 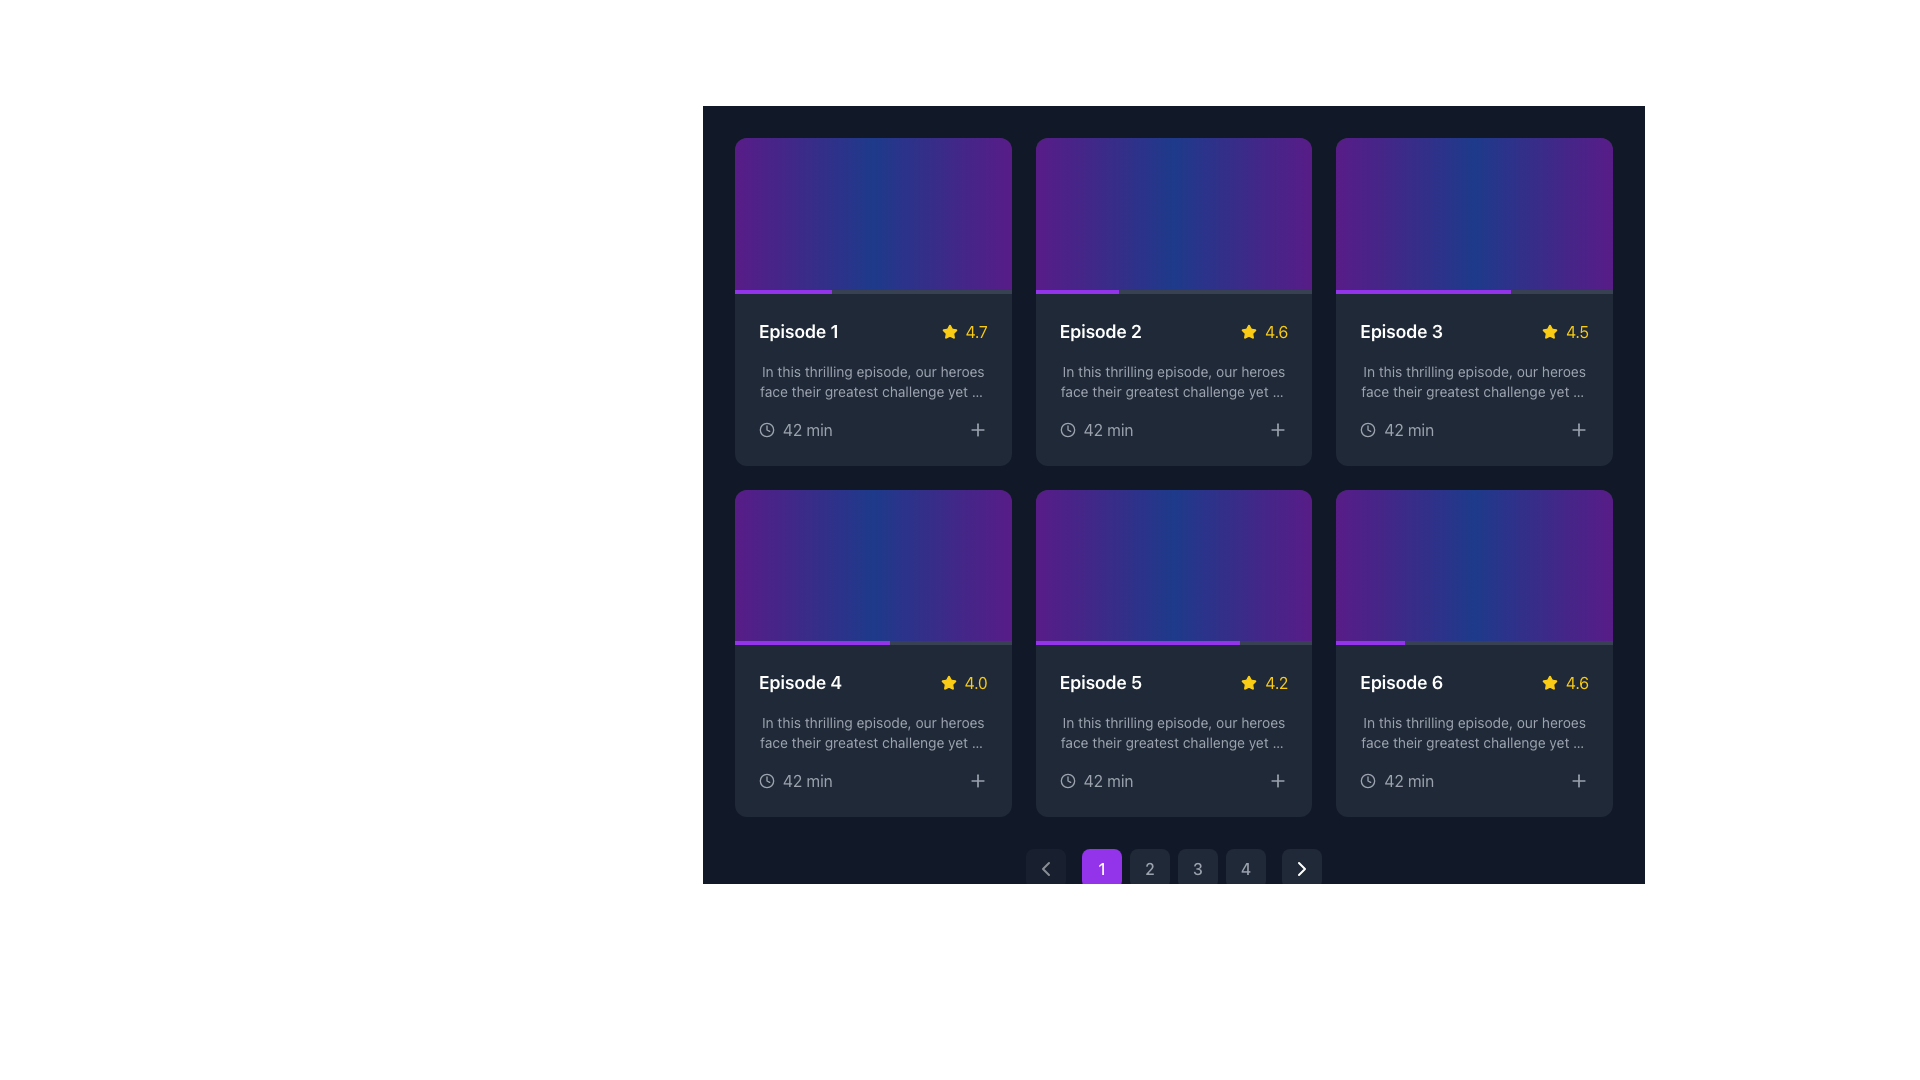 What do you see at coordinates (1396, 428) in the screenshot?
I see `the informational text and icon combination indicating the duration of the episode located in the 'Episode 3' card in the first row, third column` at bounding box center [1396, 428].